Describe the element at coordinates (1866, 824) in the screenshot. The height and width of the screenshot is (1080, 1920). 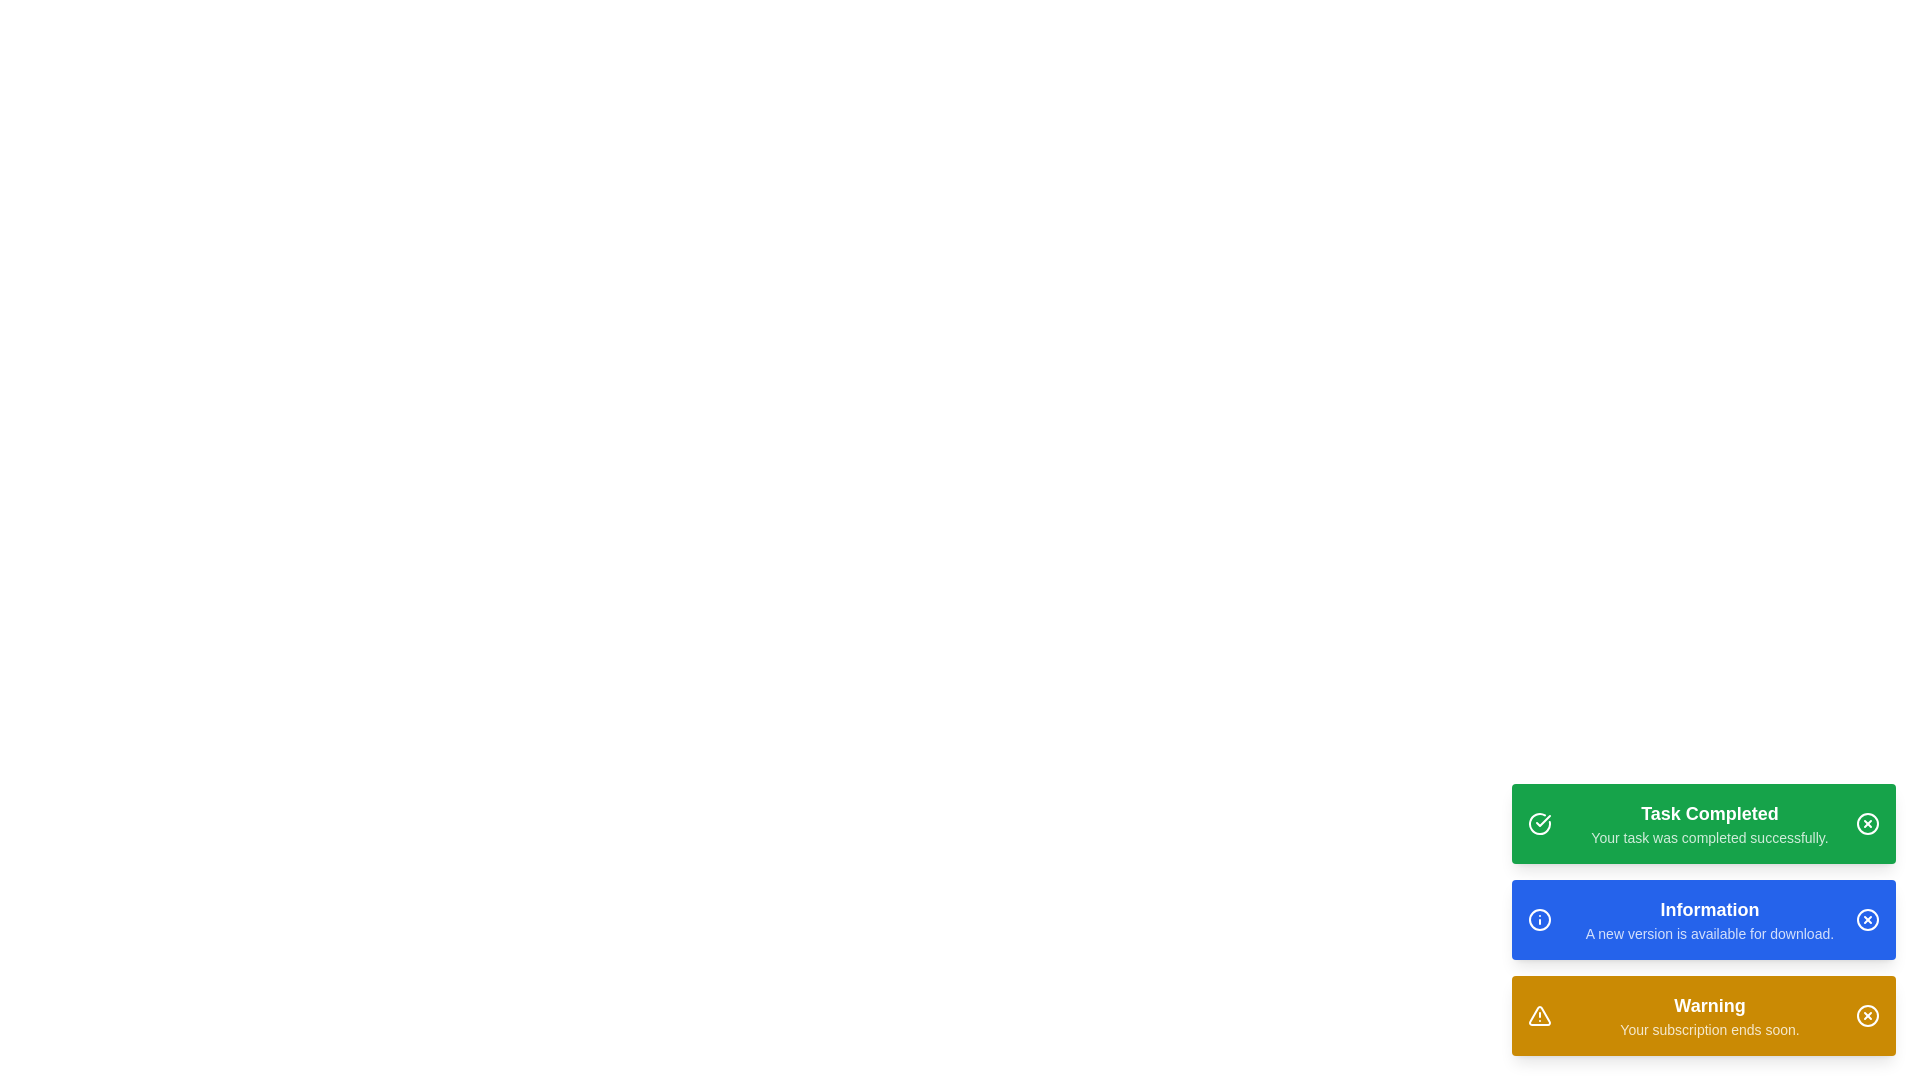
I see `the circular SVG element representing the close or dismiss action in the top-right corner of the green 'Task Completed' notification card` at that location.